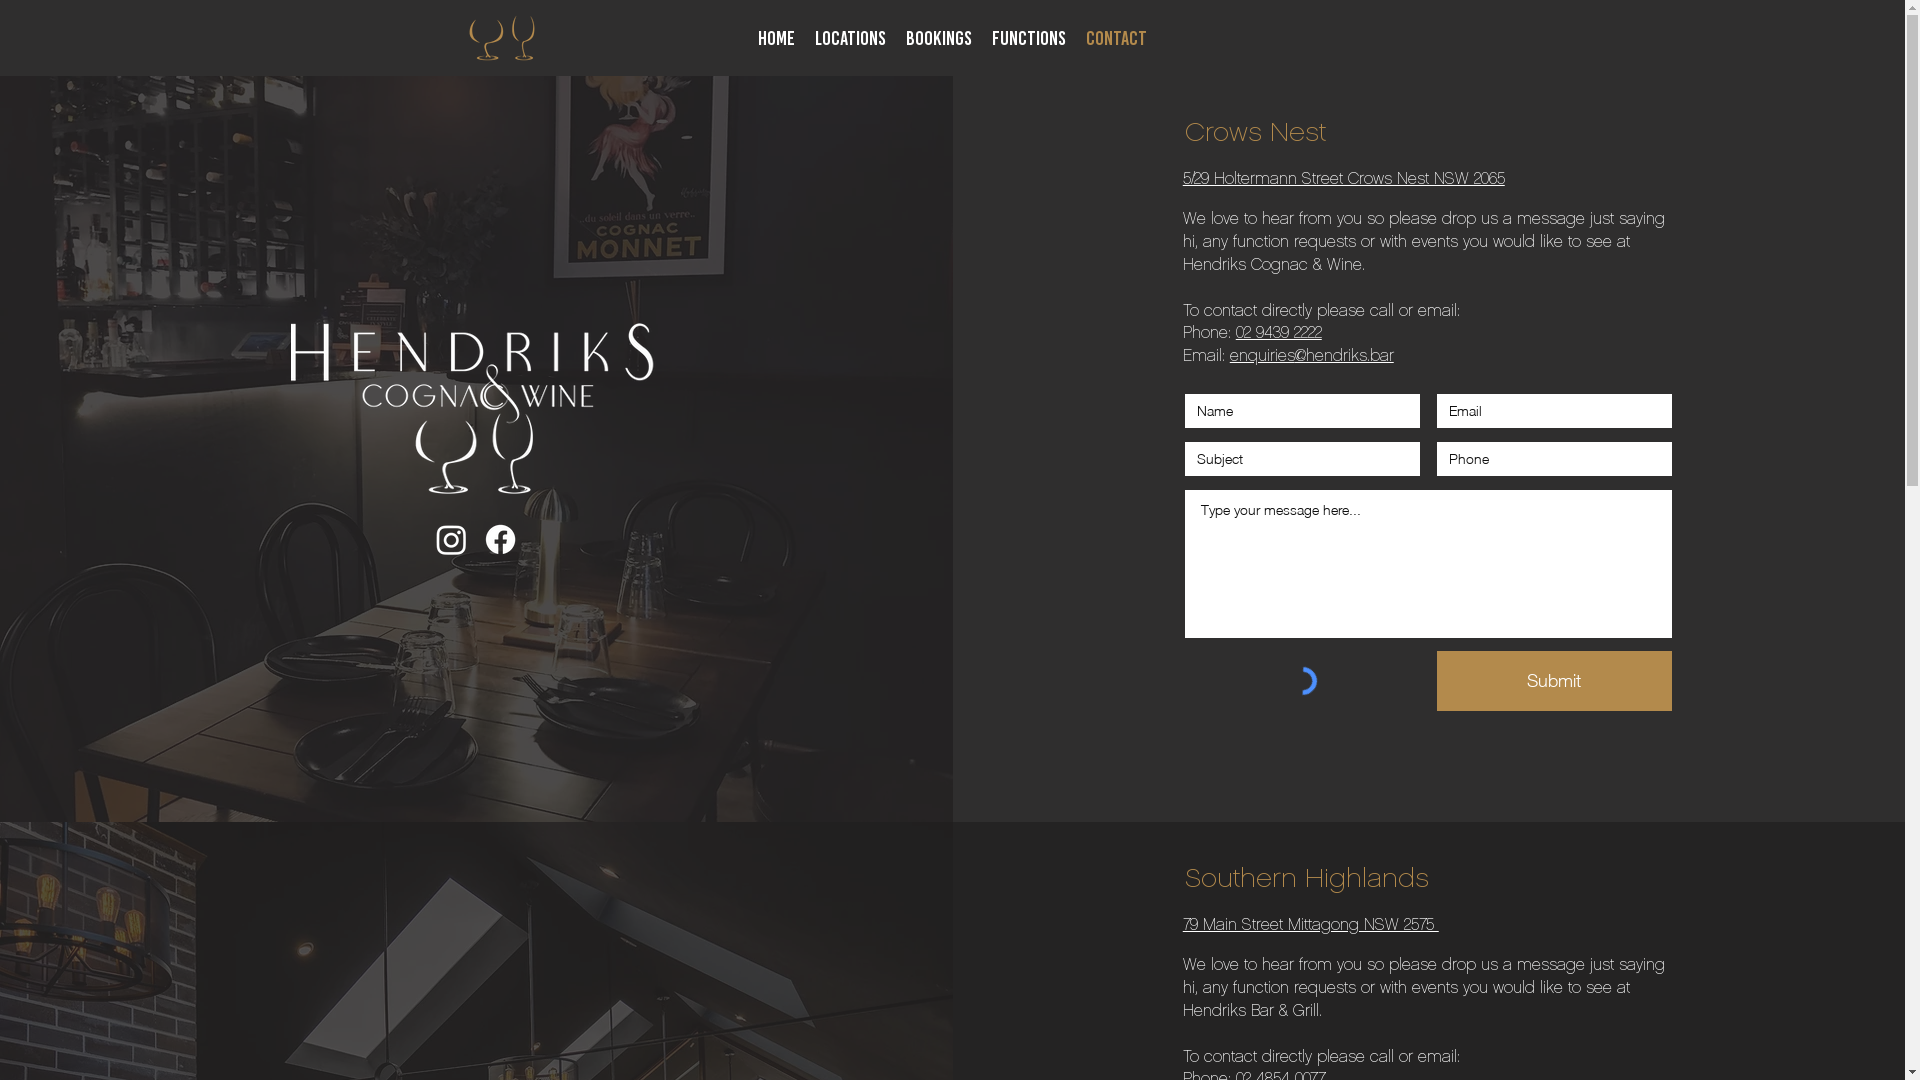  What do you see at coordinates (1310, 925) in the screenshot?
I see `'79 Main Street Mittagong NSW 2575 '` at bounding box center [1310, 925].